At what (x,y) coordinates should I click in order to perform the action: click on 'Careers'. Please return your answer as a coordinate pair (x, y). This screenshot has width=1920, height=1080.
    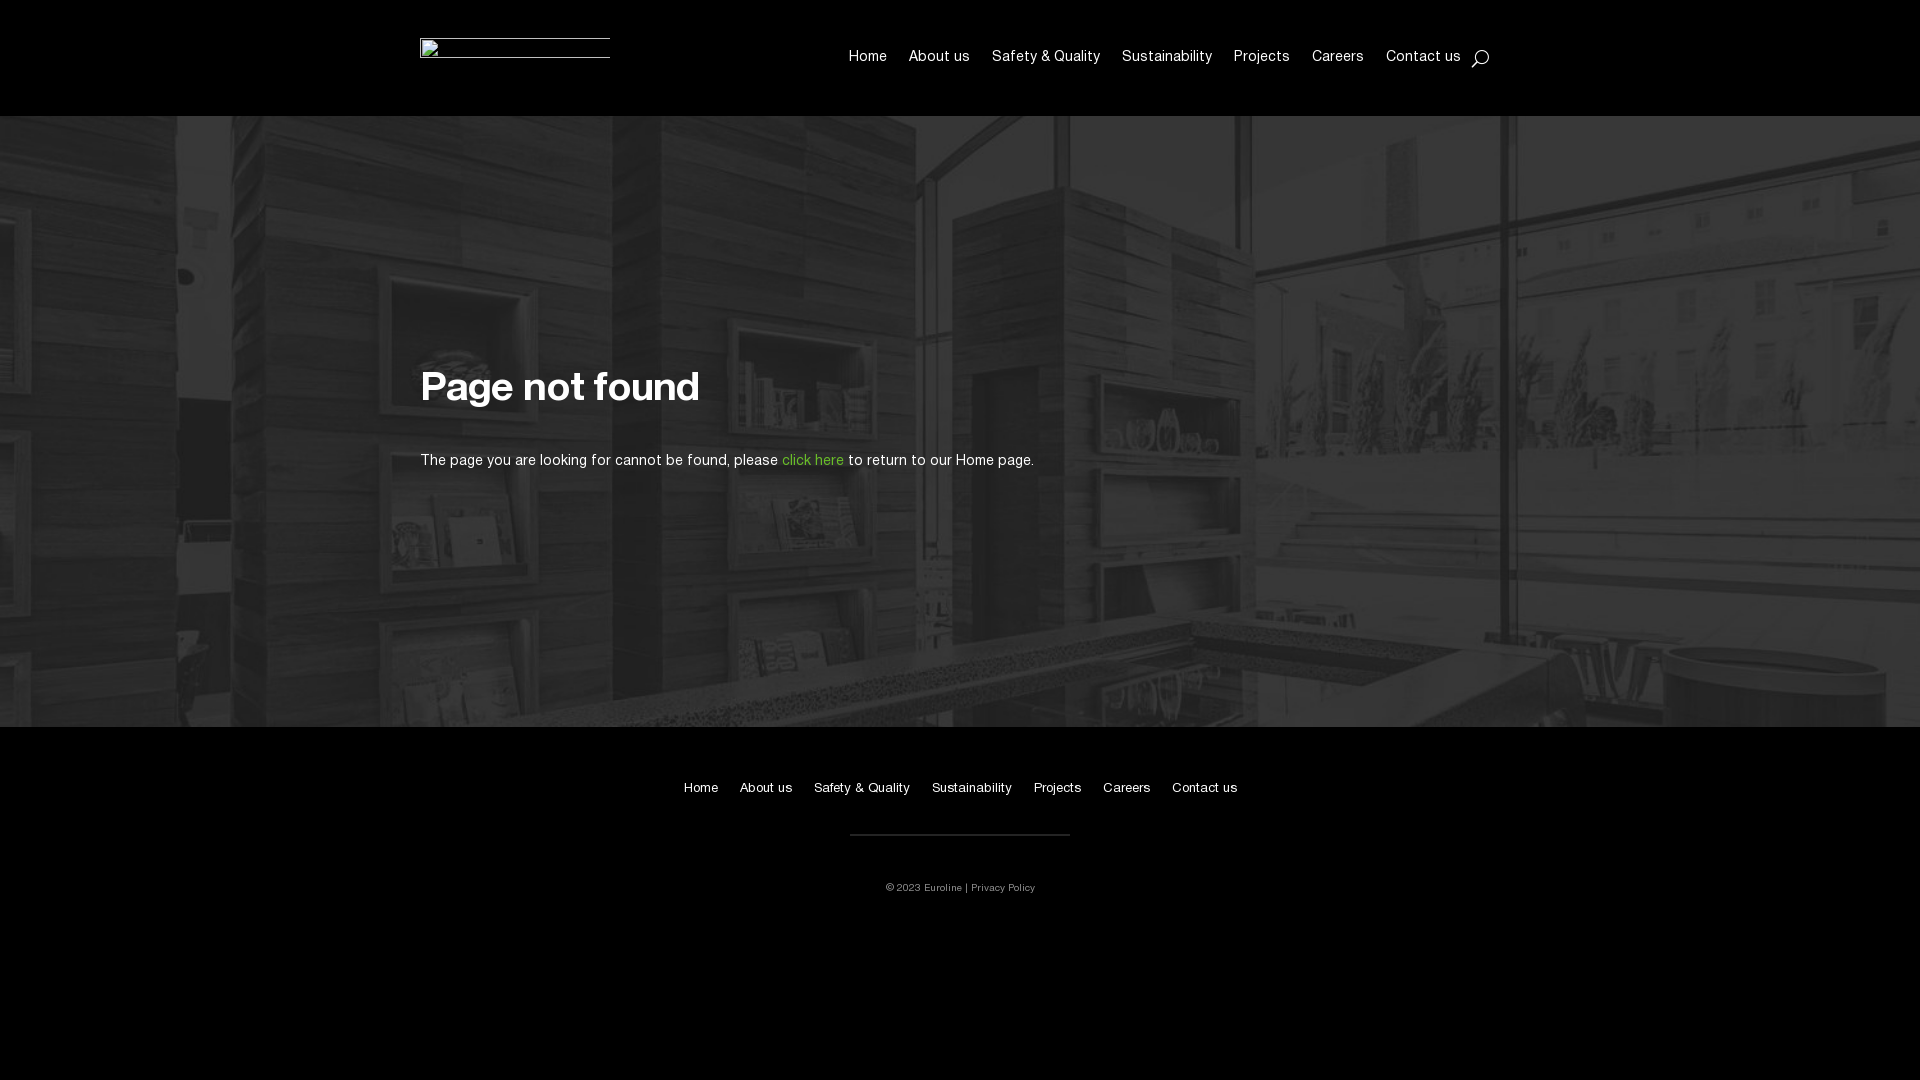
    Looking at the image, I should click on (1338, 56).